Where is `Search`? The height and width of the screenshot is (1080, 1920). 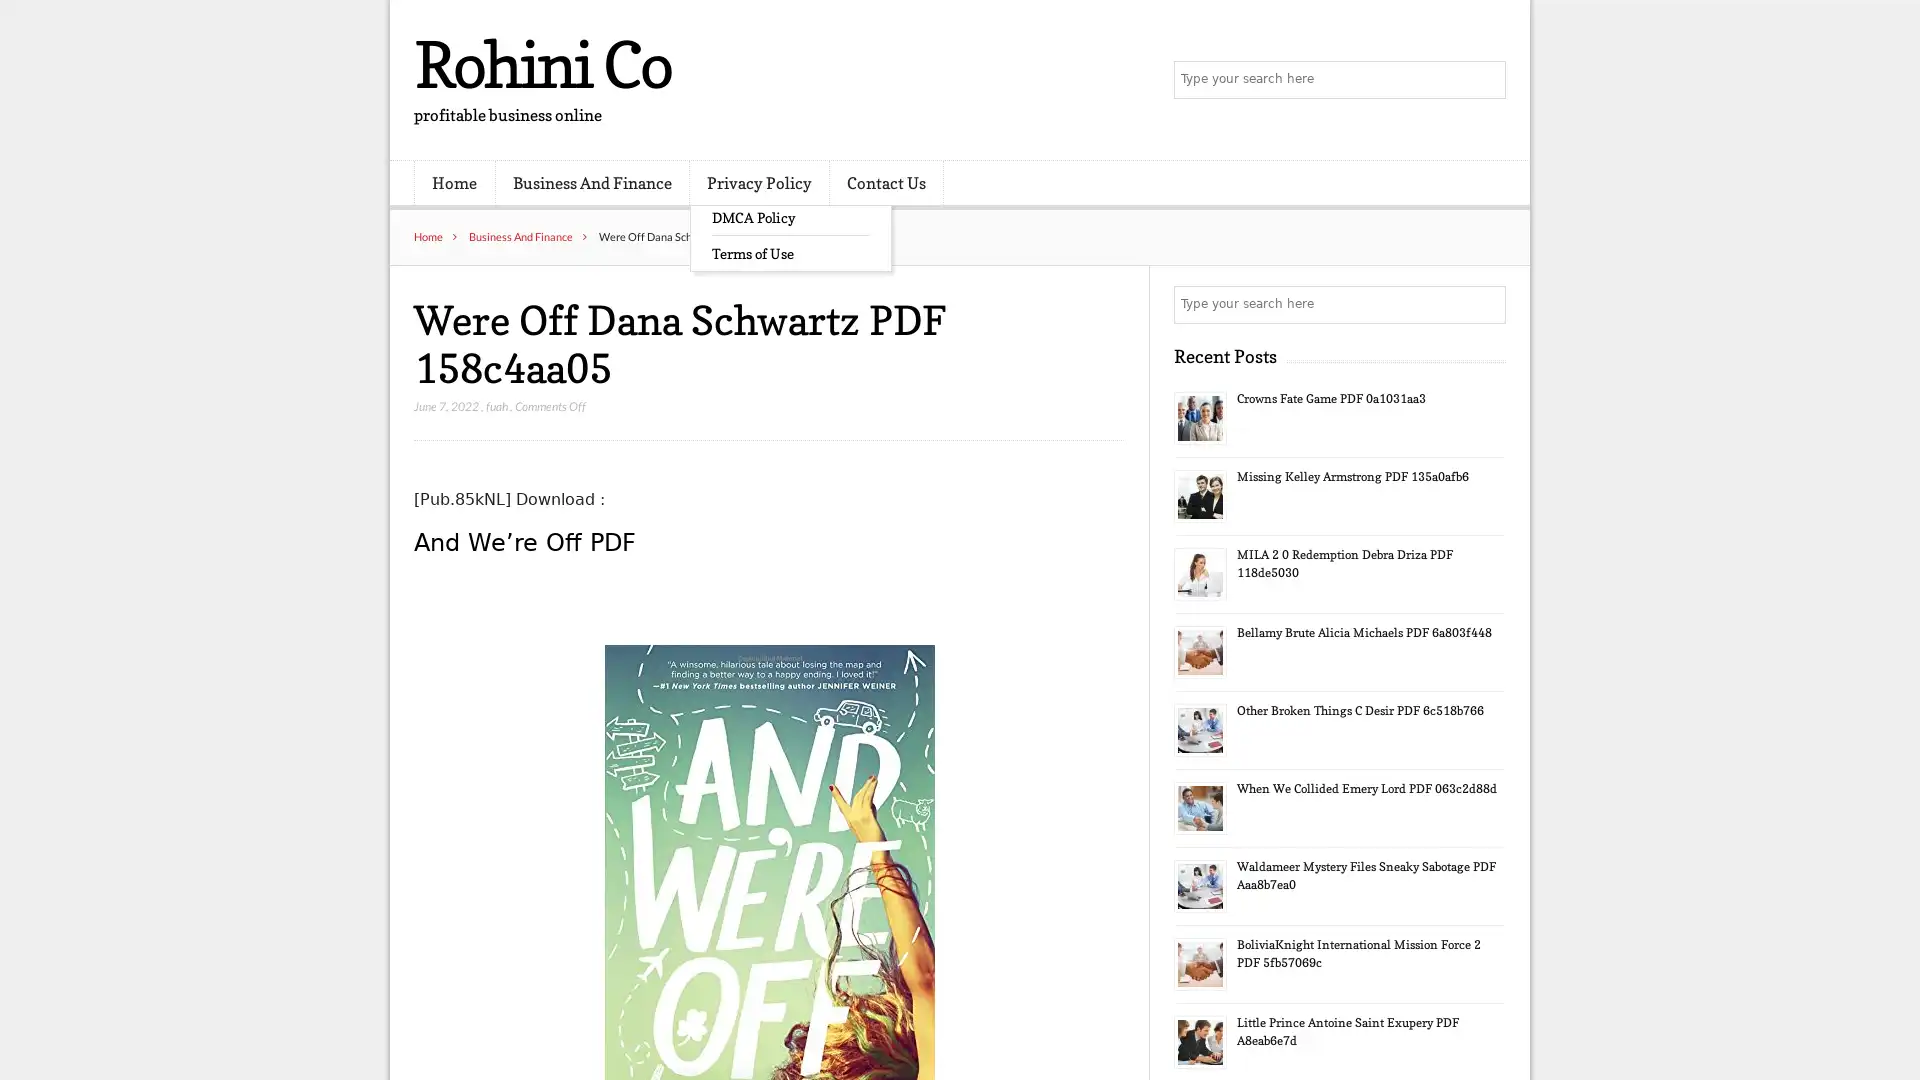
Search is located at coordinates (1485, 304).